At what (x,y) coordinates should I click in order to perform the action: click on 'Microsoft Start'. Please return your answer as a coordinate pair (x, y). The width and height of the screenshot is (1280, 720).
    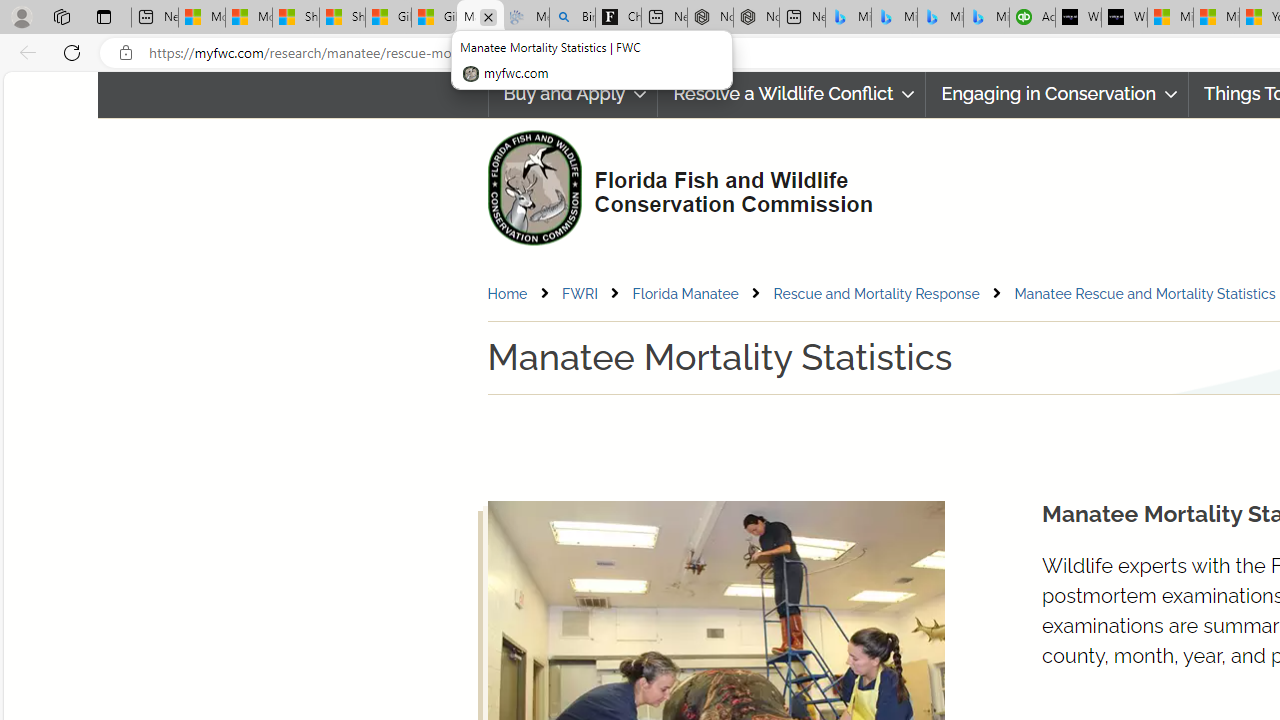
    Looking at the image, I should click on (1215, 17).